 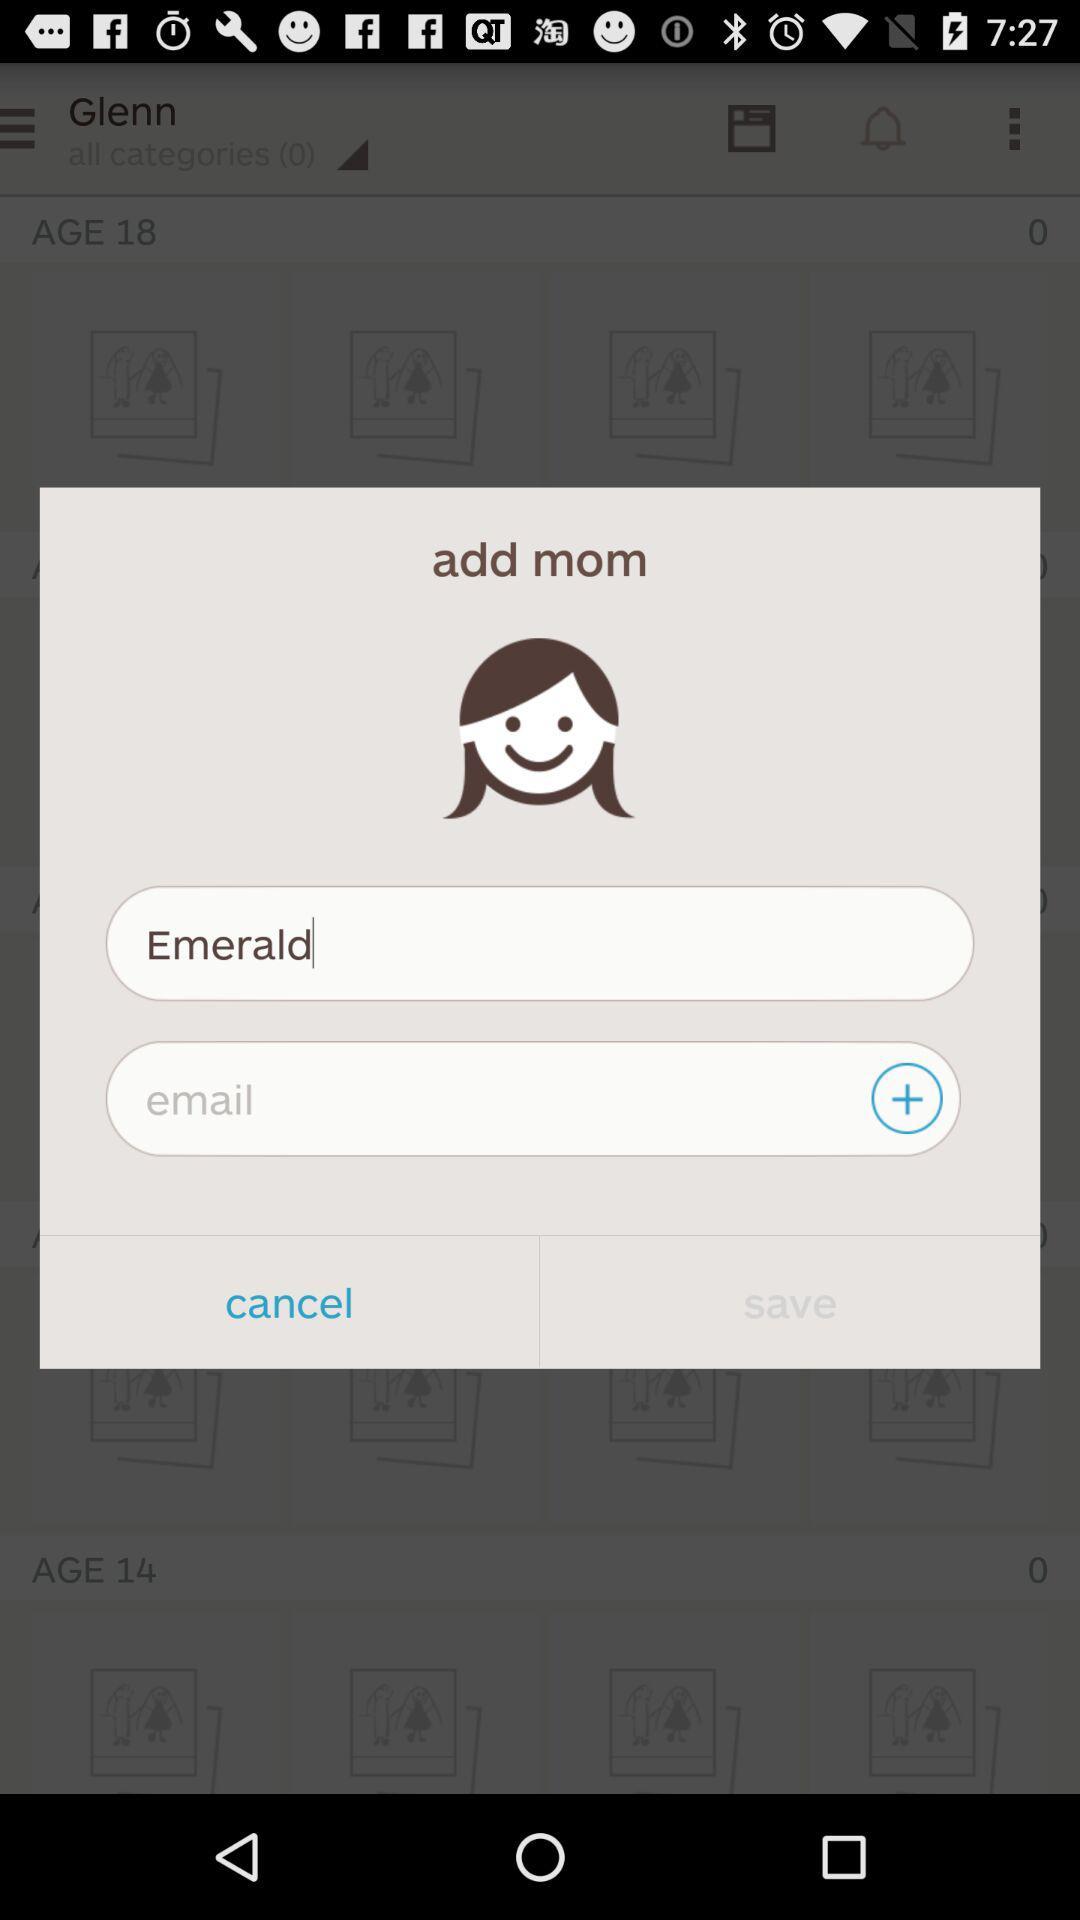 I want to click on email, so click(x=532, y=1097).